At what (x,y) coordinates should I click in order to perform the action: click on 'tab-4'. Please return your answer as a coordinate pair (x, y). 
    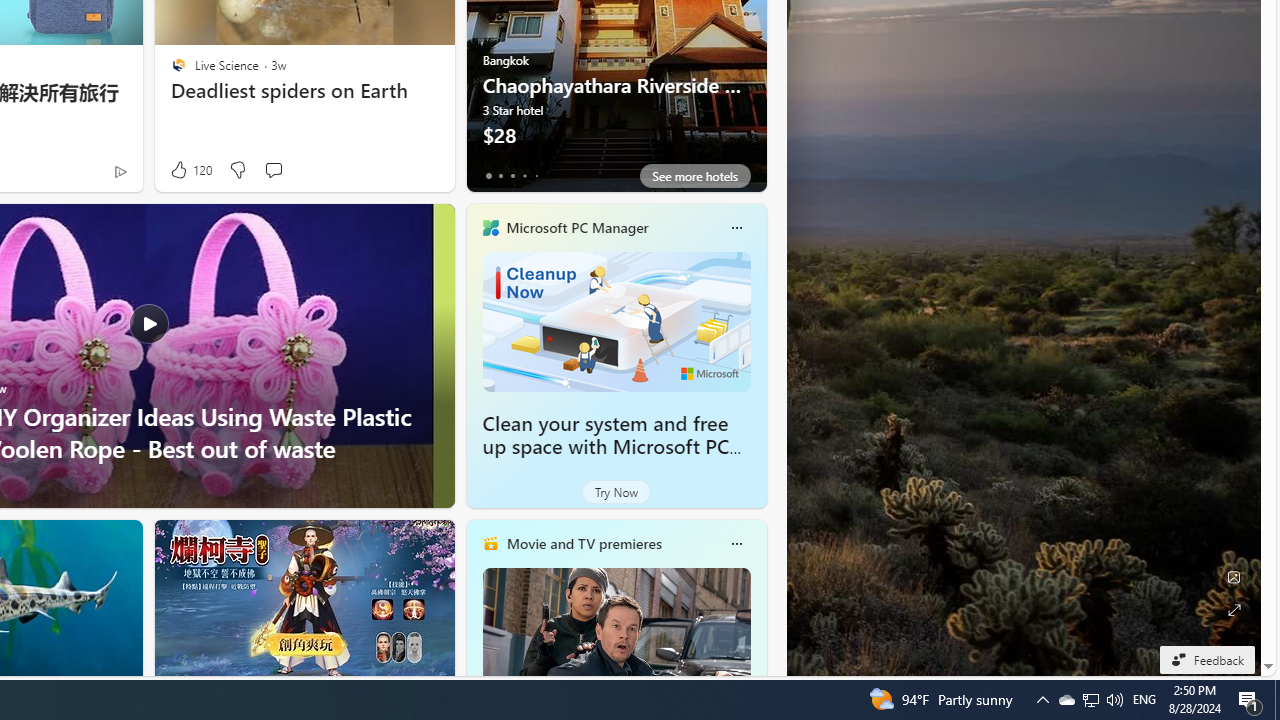
    Looking at the image, I should click on (536, 175).